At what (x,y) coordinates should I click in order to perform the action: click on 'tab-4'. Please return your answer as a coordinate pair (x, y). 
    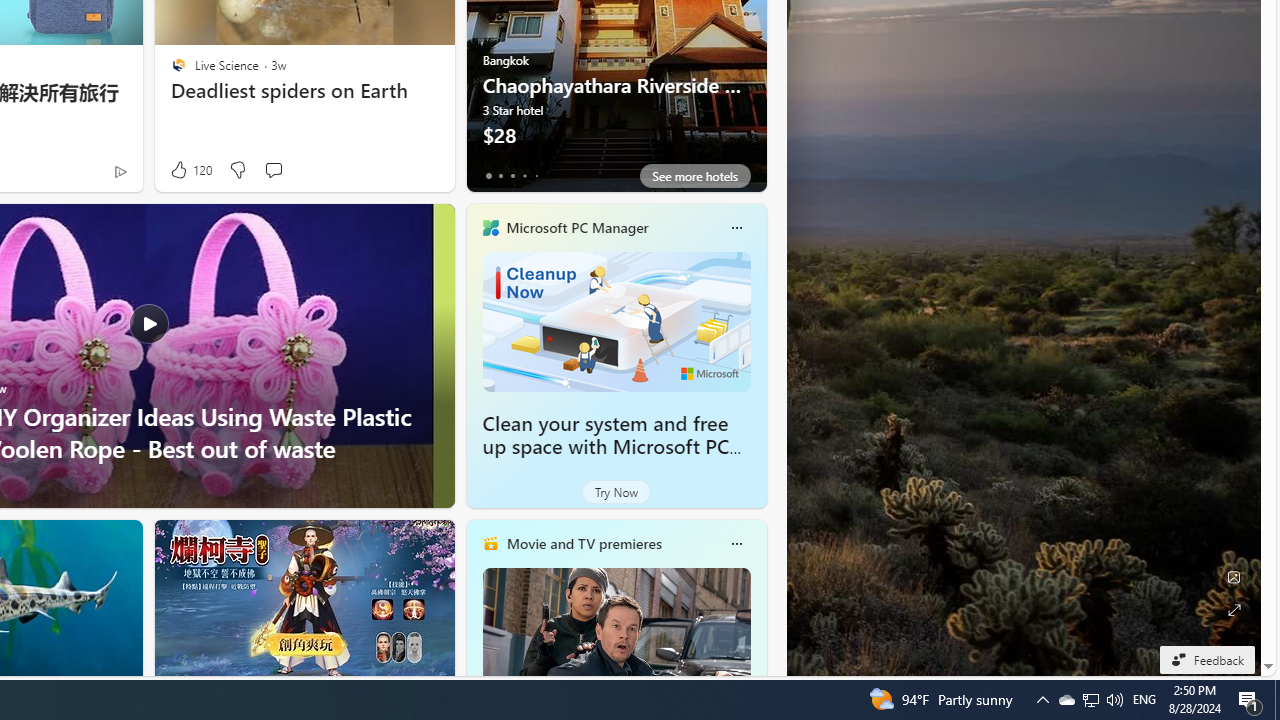
    Looking at the image, I should click on (536, 175).